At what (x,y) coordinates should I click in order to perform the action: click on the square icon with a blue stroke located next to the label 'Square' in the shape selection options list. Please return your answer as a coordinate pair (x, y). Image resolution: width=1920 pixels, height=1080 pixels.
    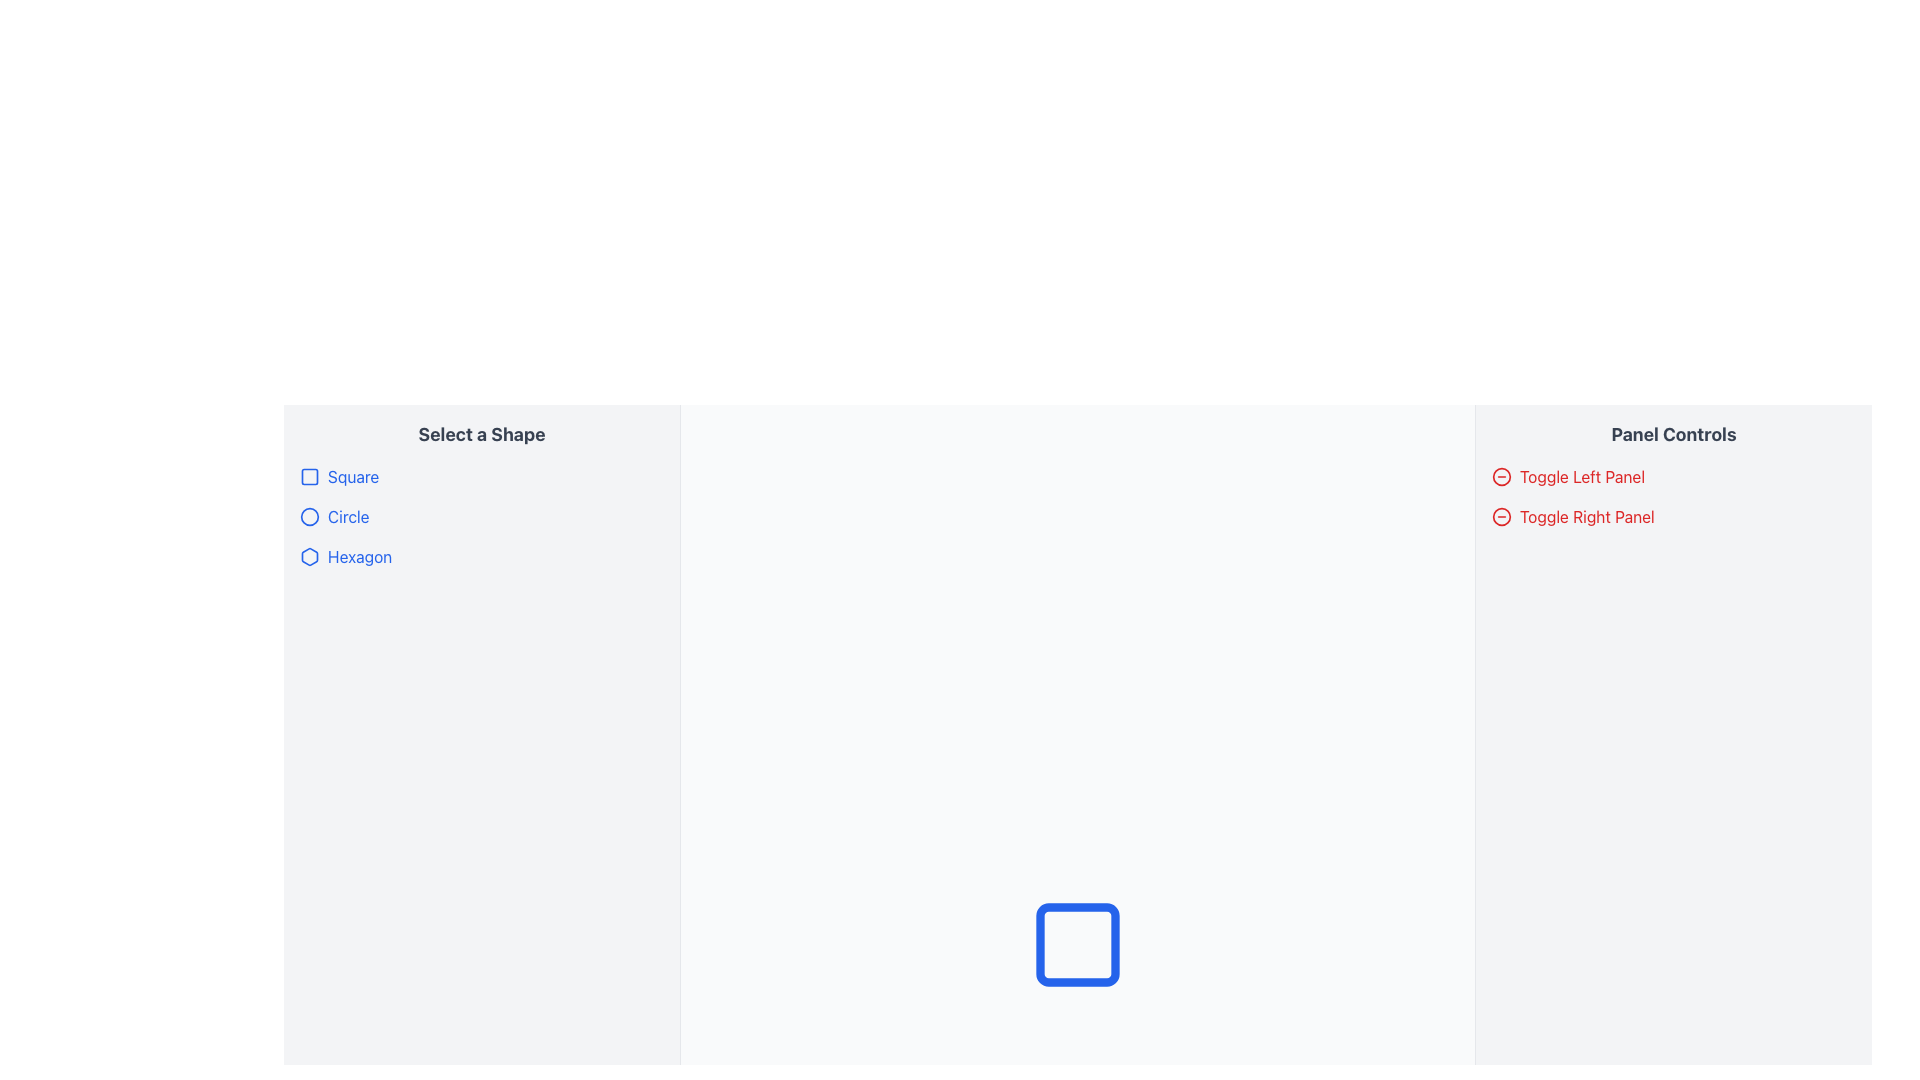
    Looking at the image, I should click on (309, 477).